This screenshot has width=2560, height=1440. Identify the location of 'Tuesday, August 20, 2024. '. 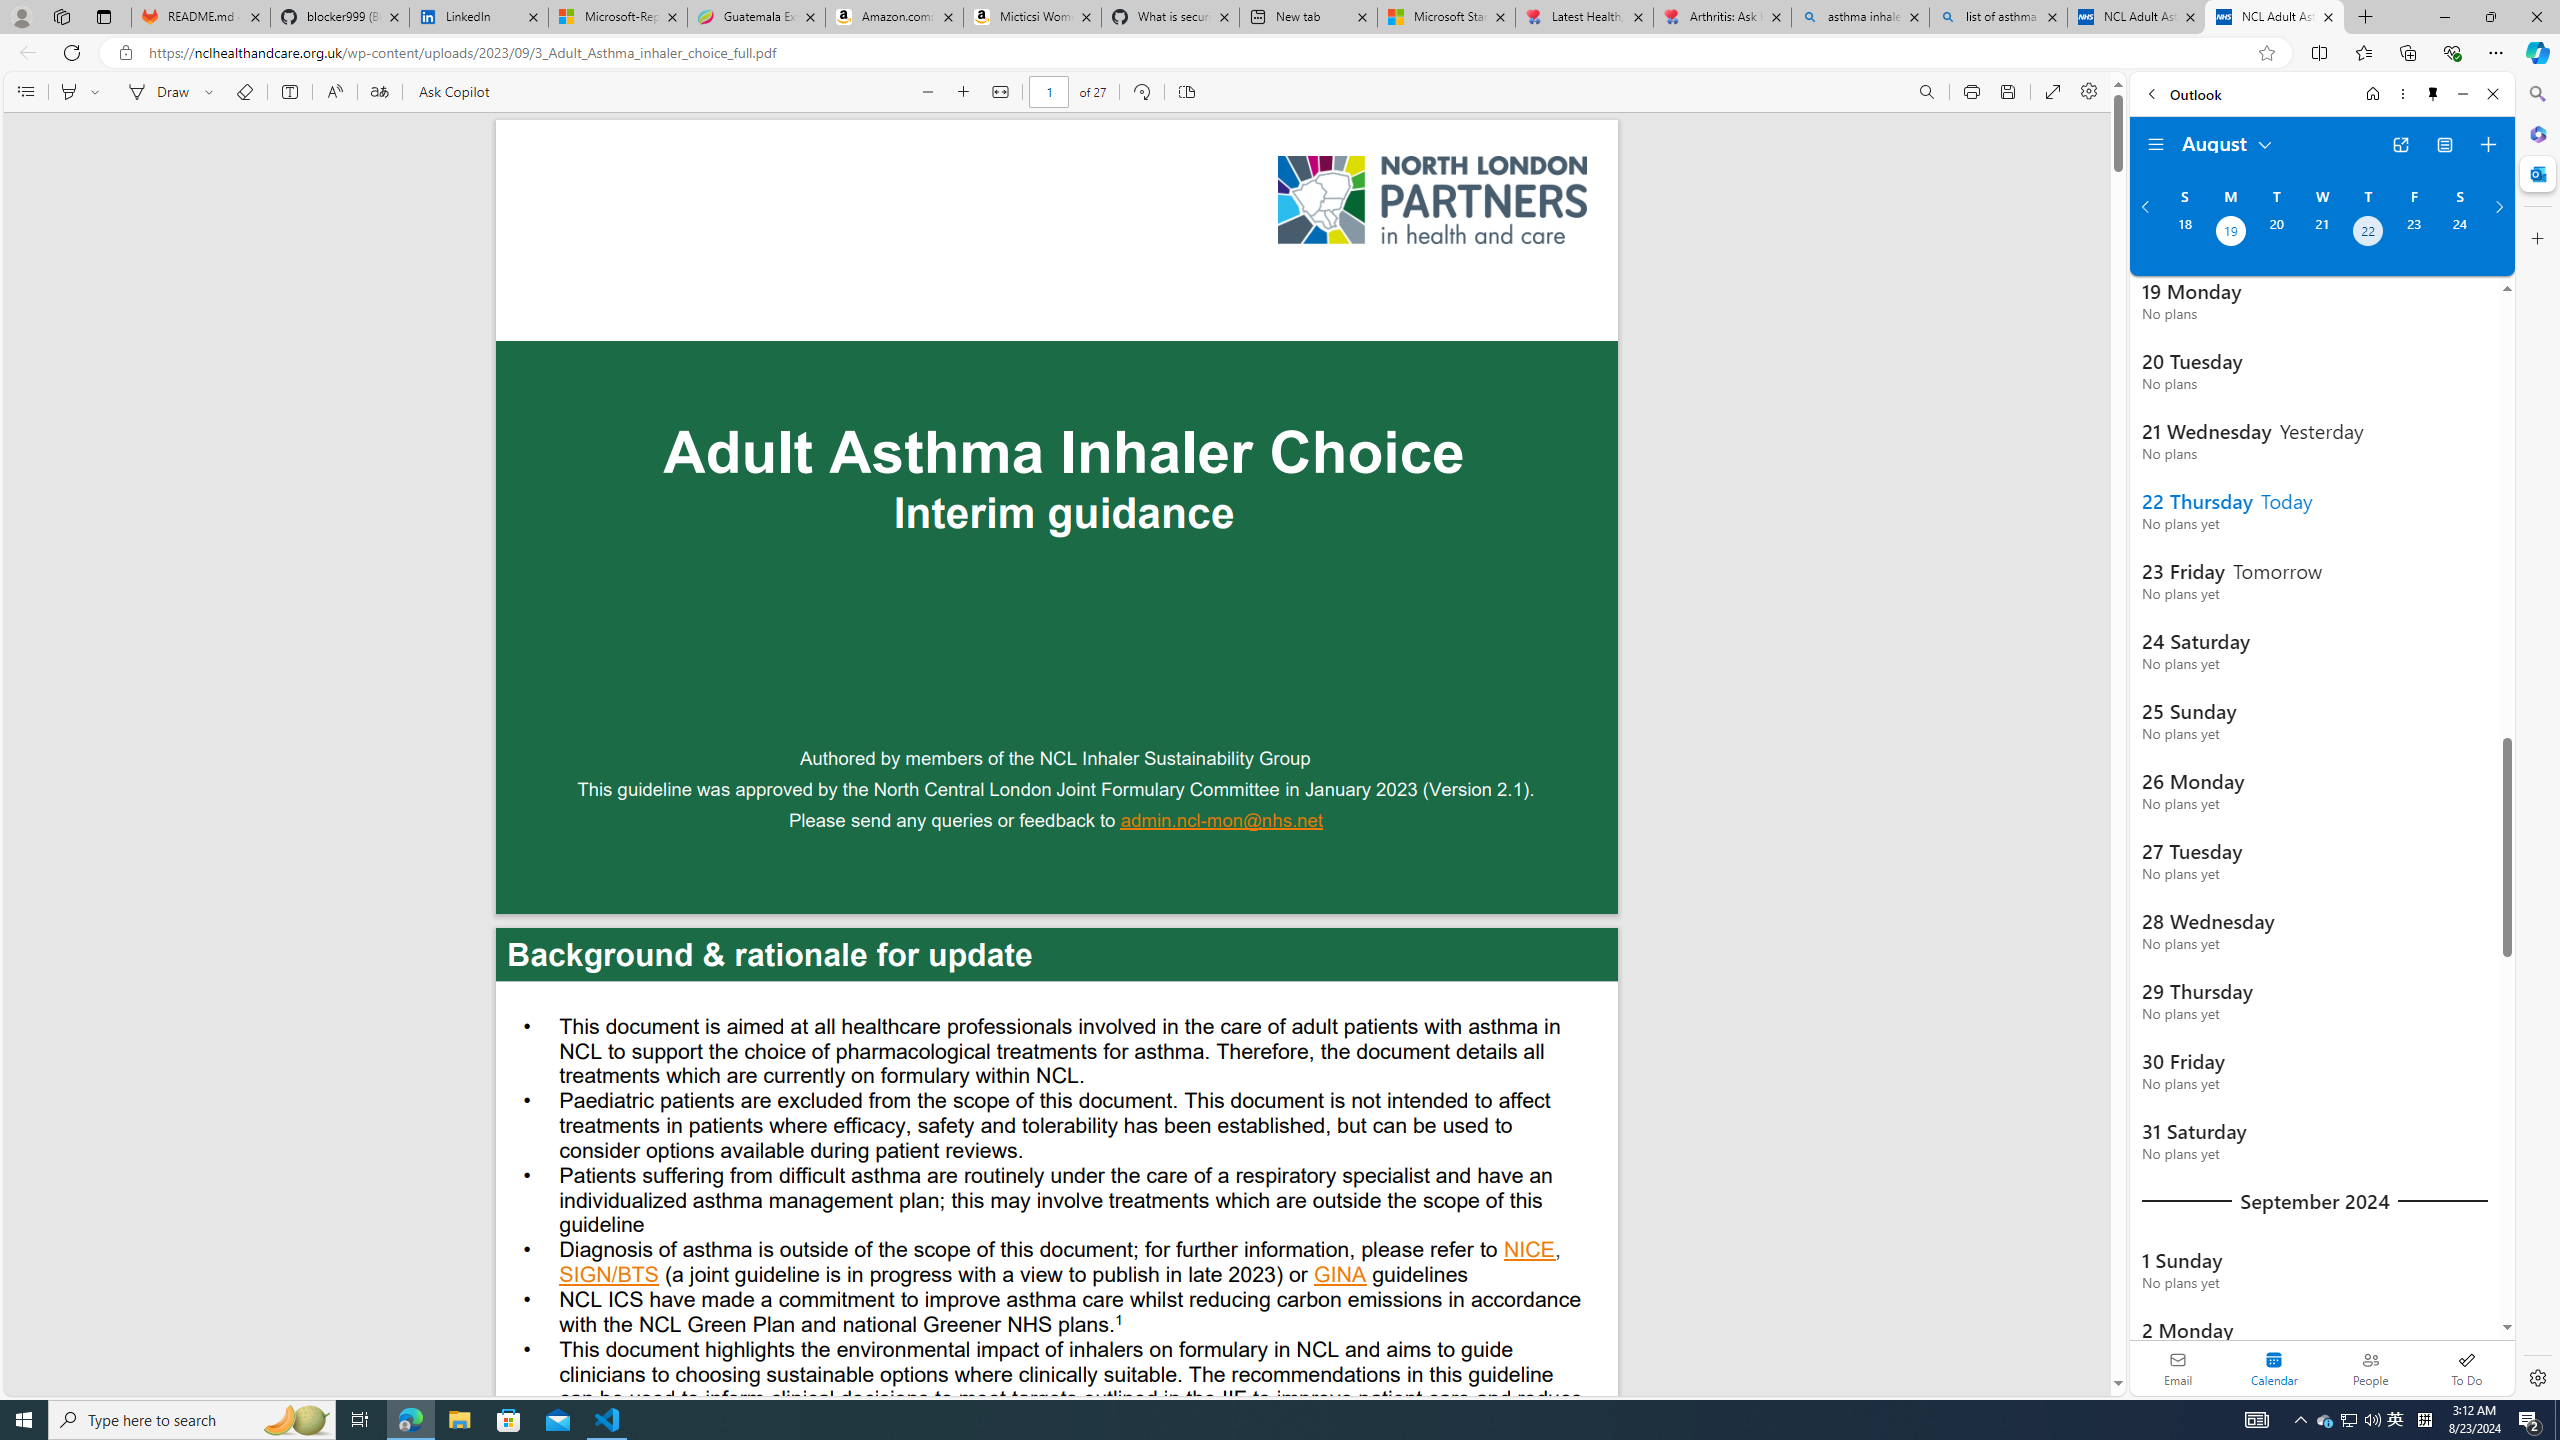
(2274, 233).